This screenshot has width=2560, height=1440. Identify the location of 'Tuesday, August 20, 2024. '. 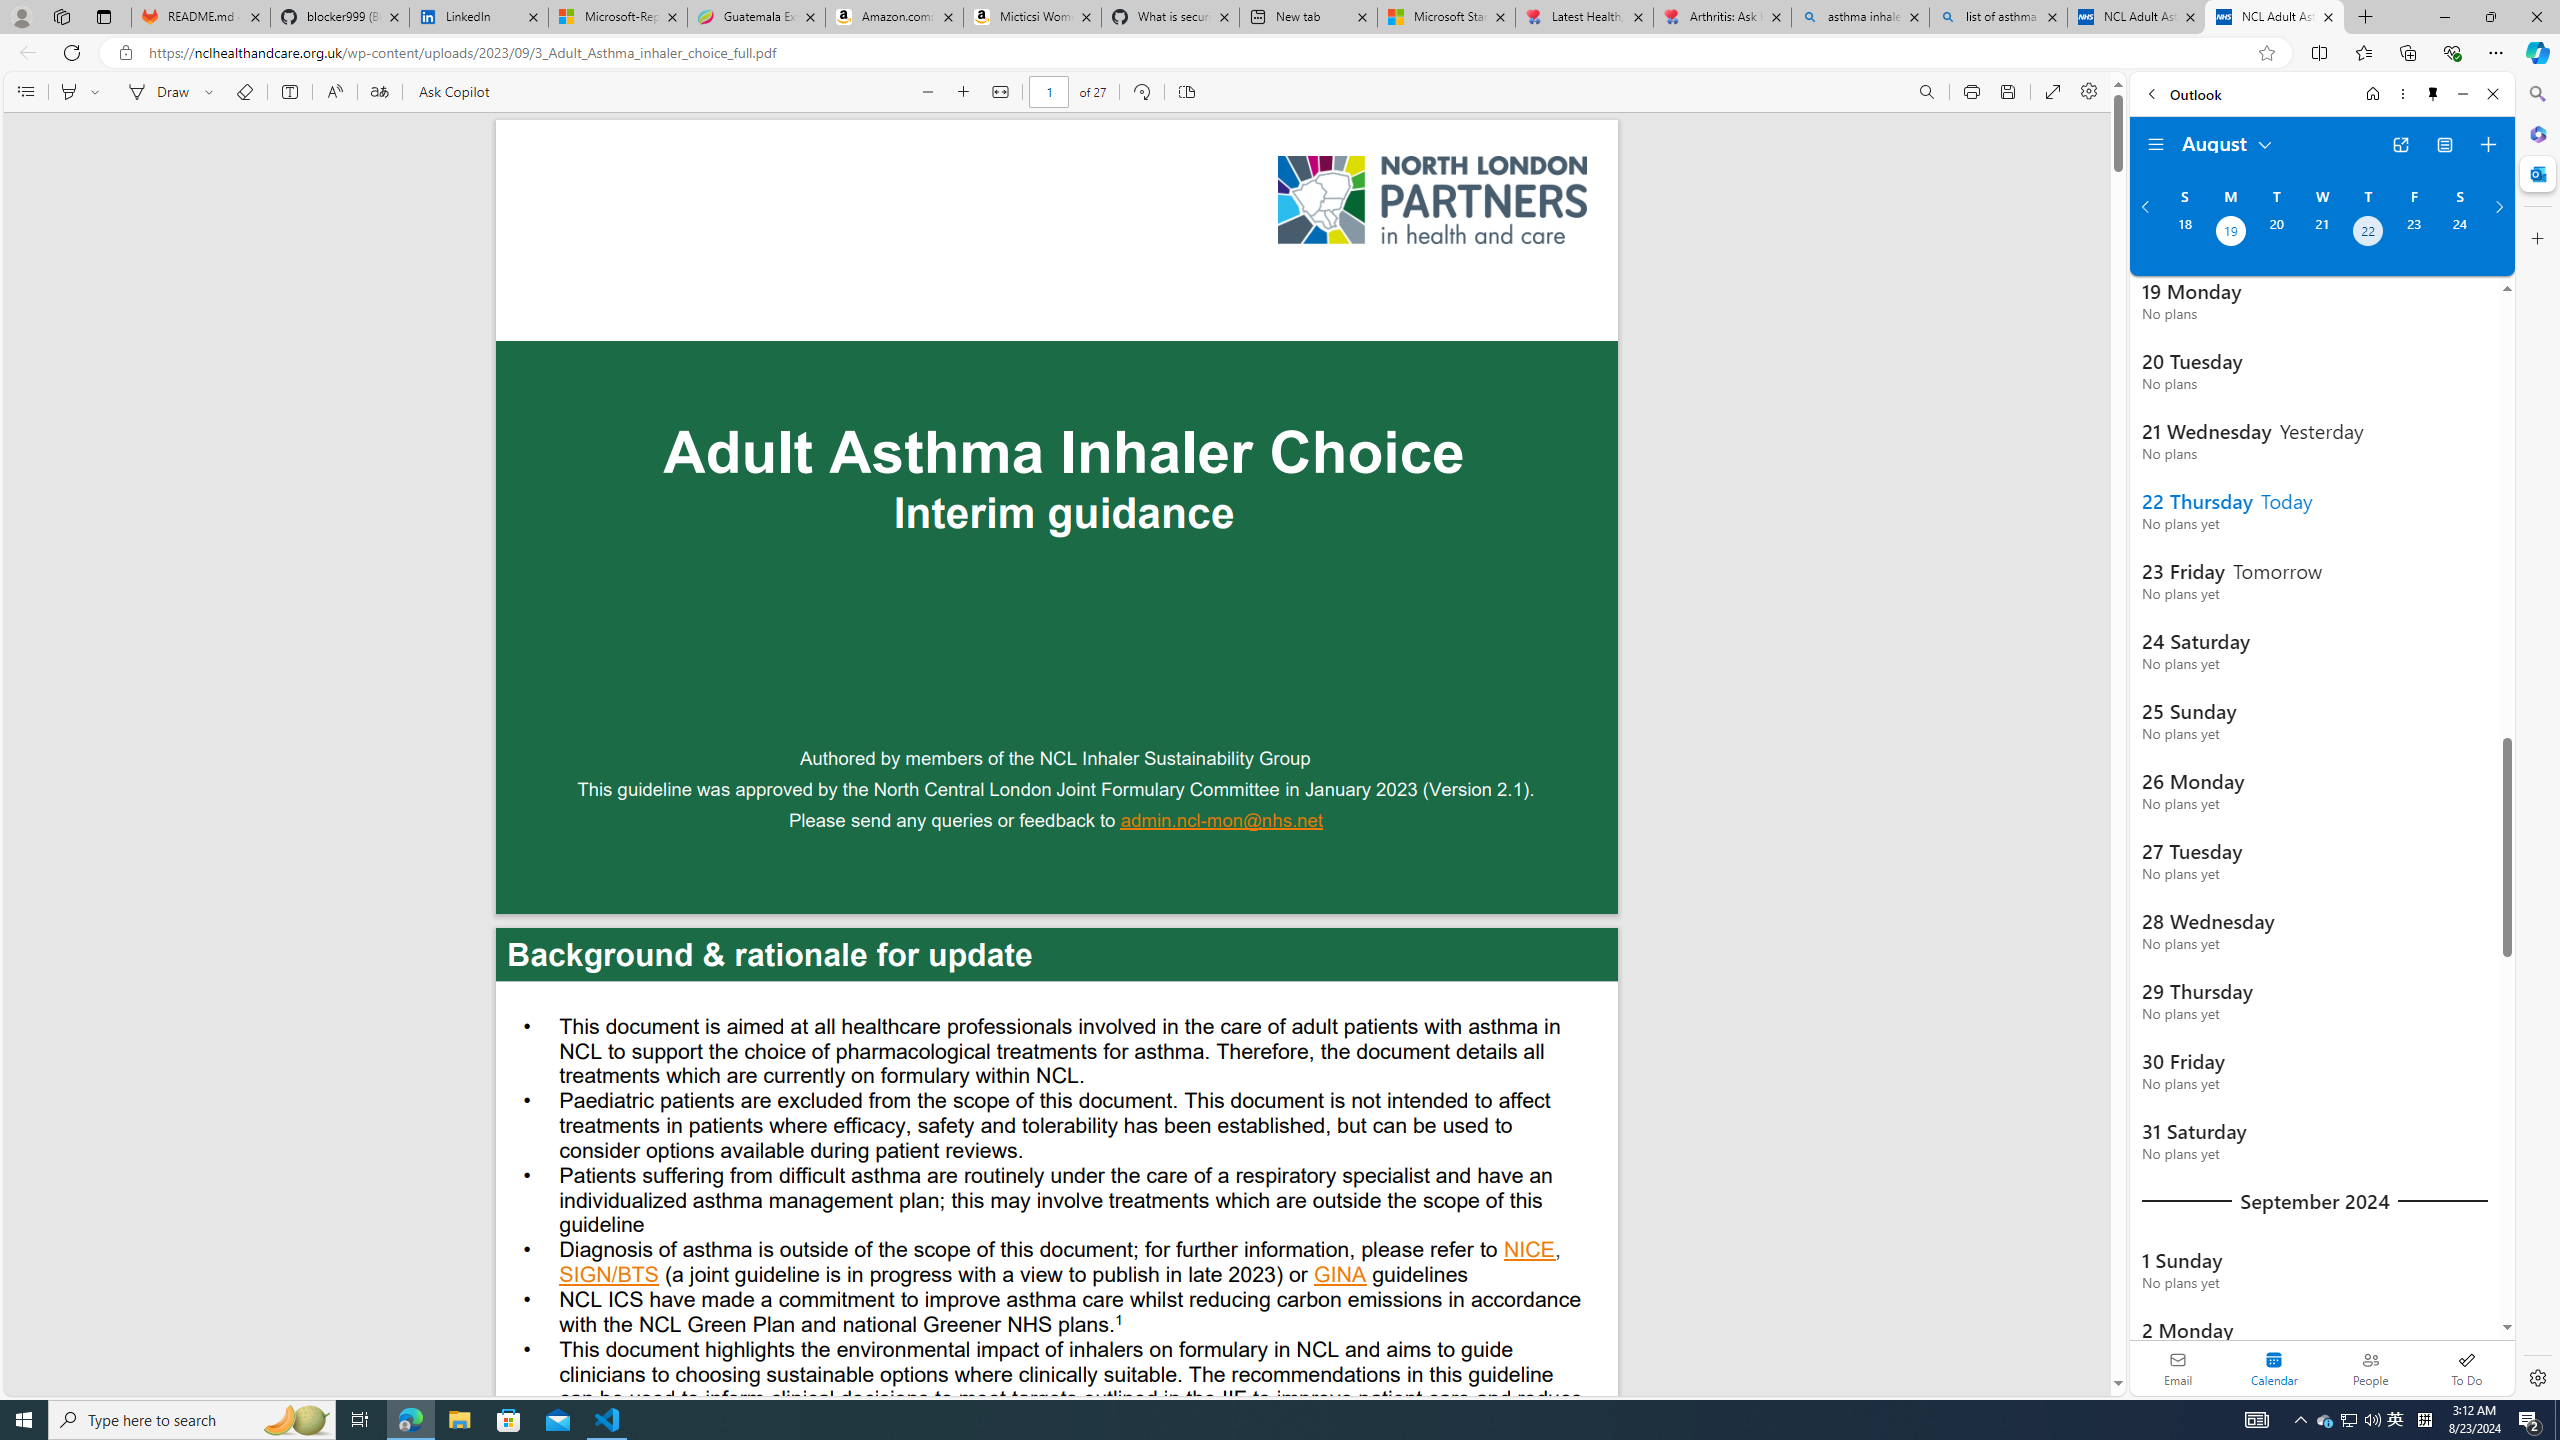
(2274, 233).